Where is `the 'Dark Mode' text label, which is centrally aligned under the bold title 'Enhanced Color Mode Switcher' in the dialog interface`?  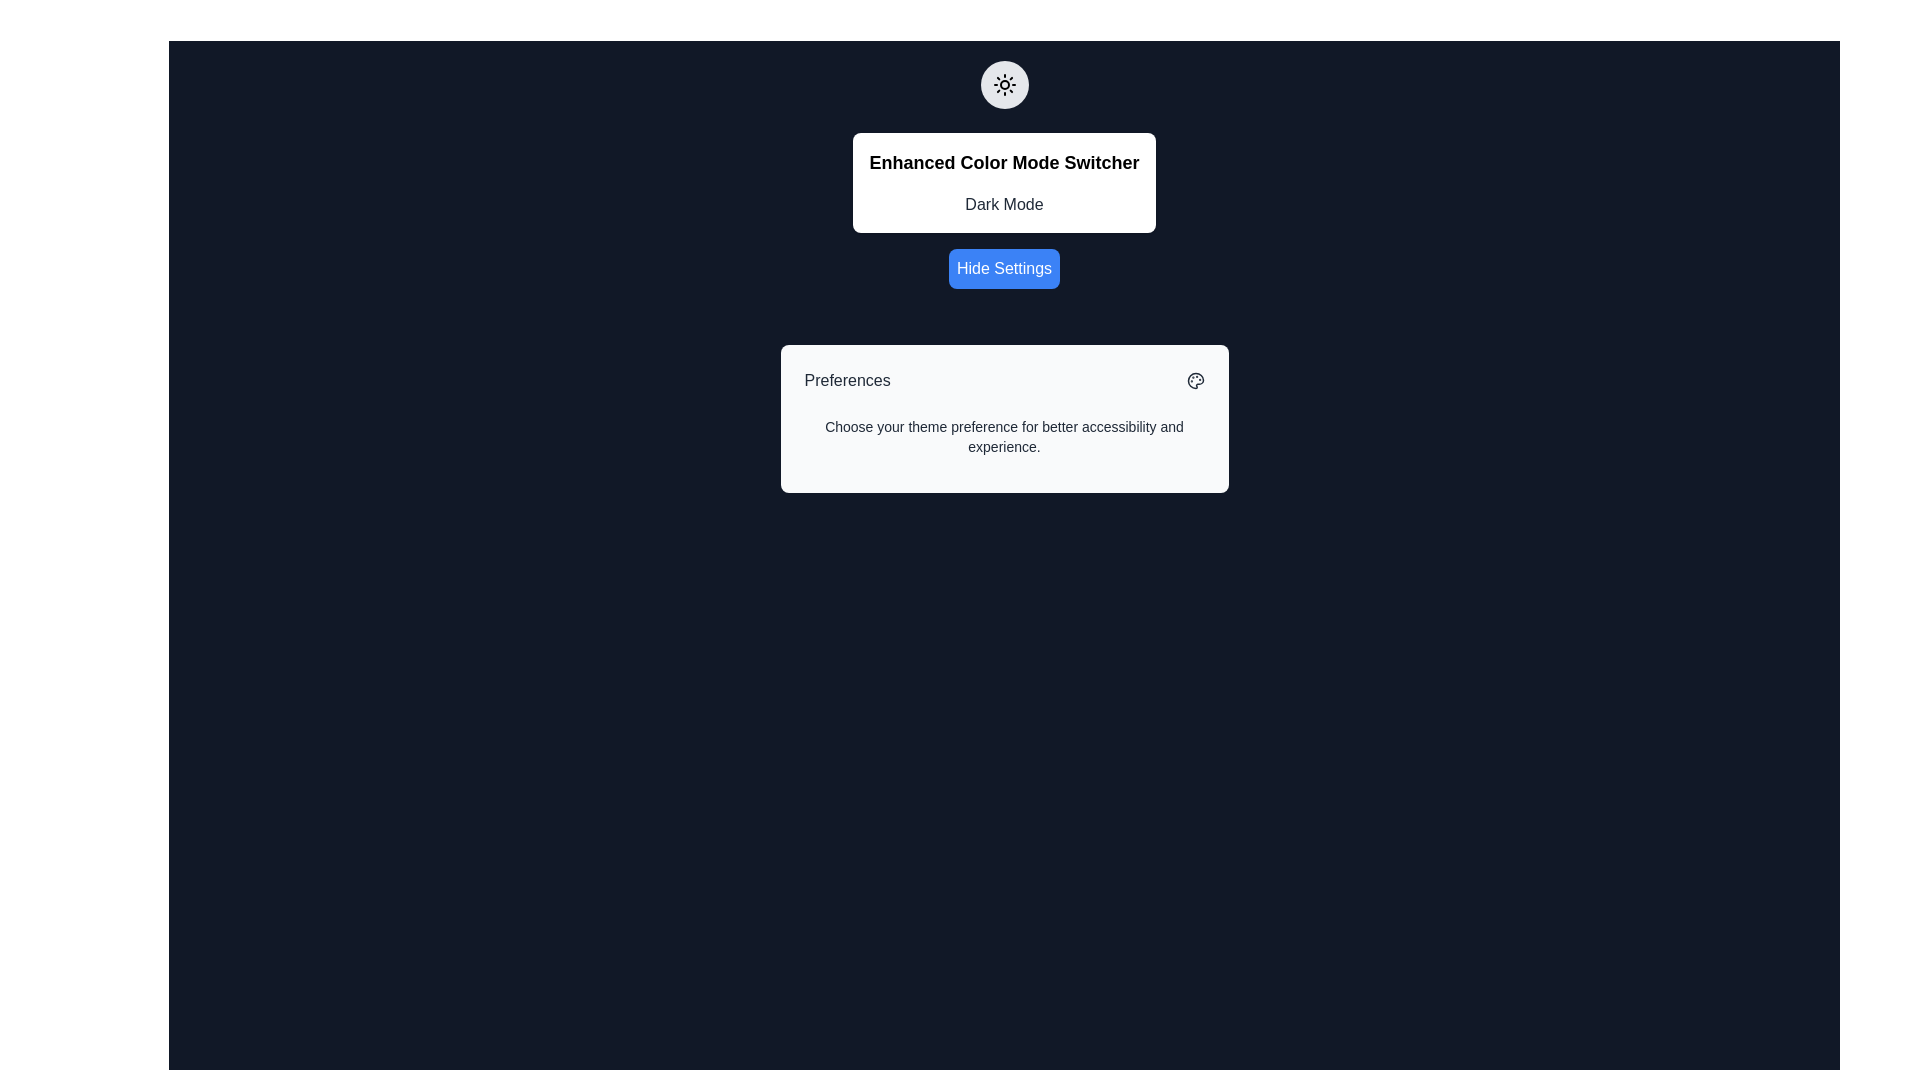
the 'Dark Mode' text label, which is centrally aligned under the bold title 'Enhanced Color Mode Switcher' in the dialog interface is located at coordinates (1004, 204).